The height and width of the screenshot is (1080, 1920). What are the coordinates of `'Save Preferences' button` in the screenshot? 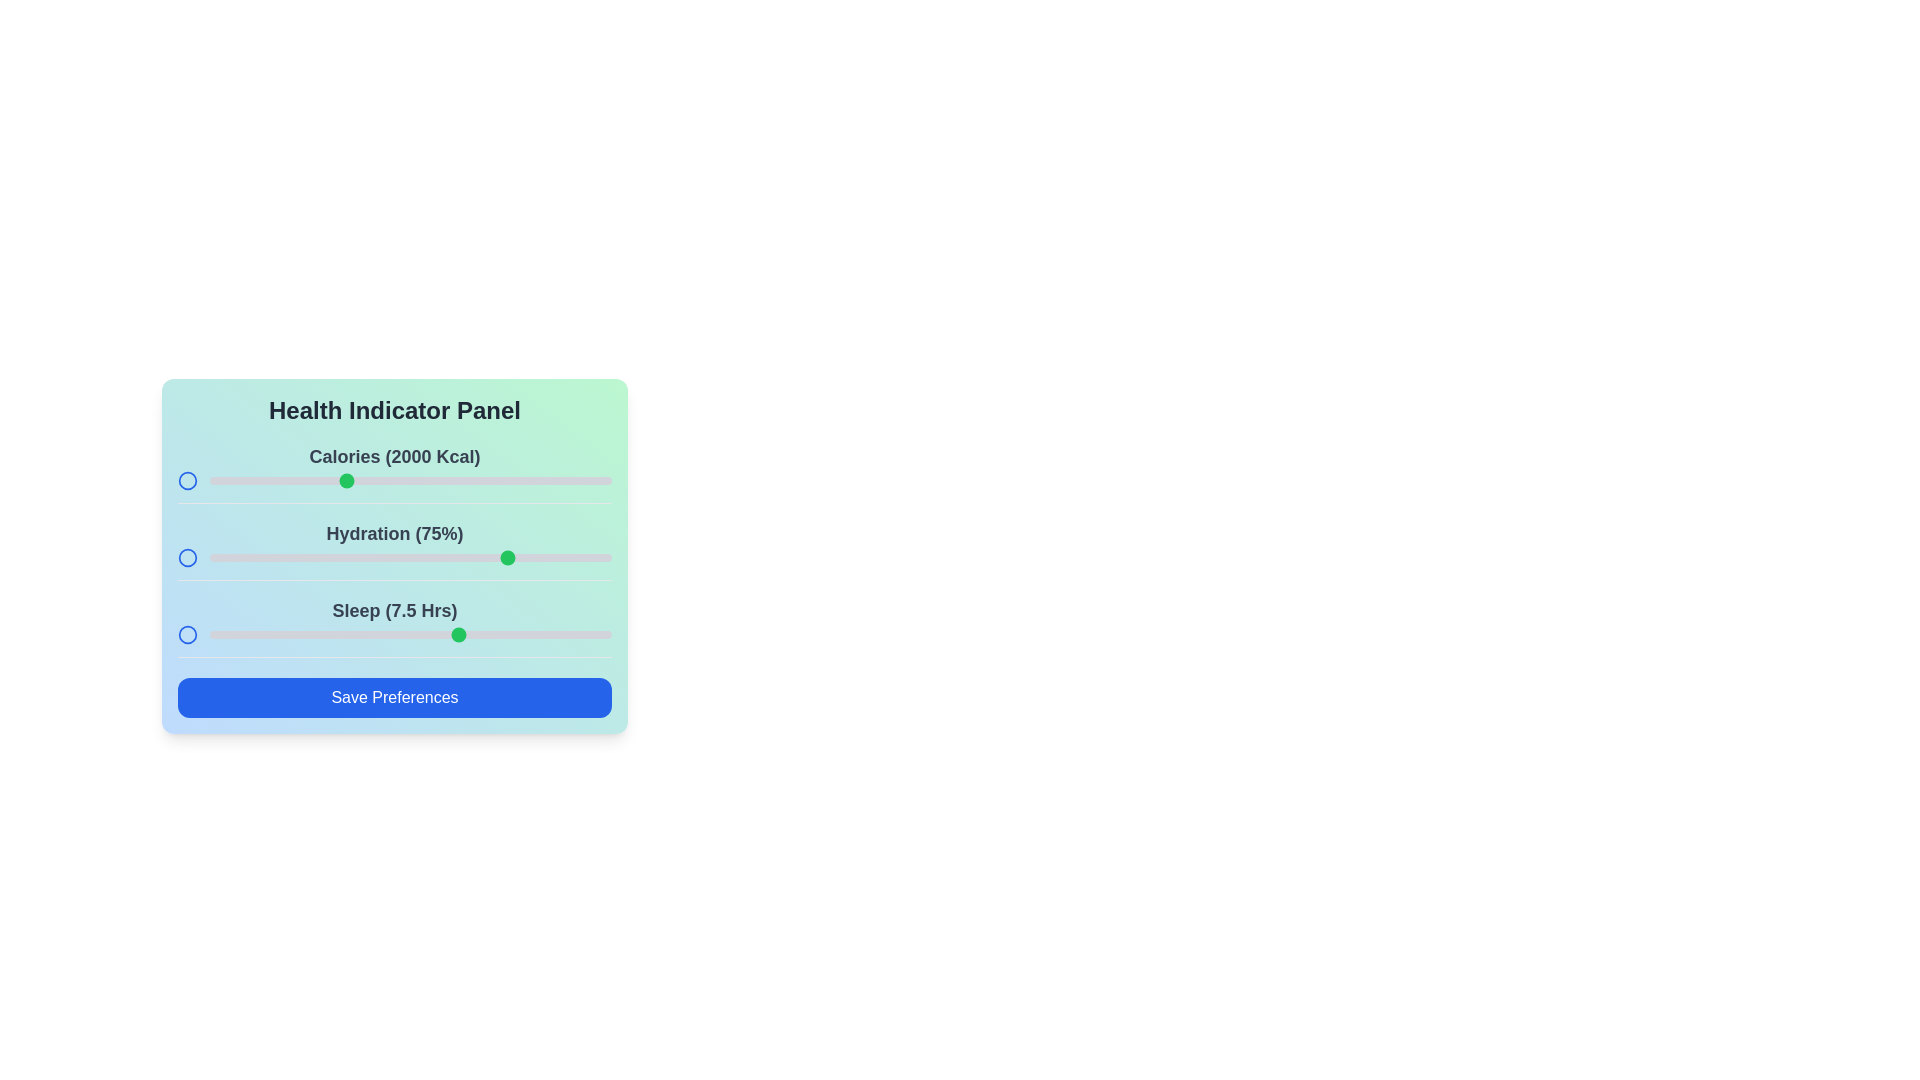 It's located at (394, 697).